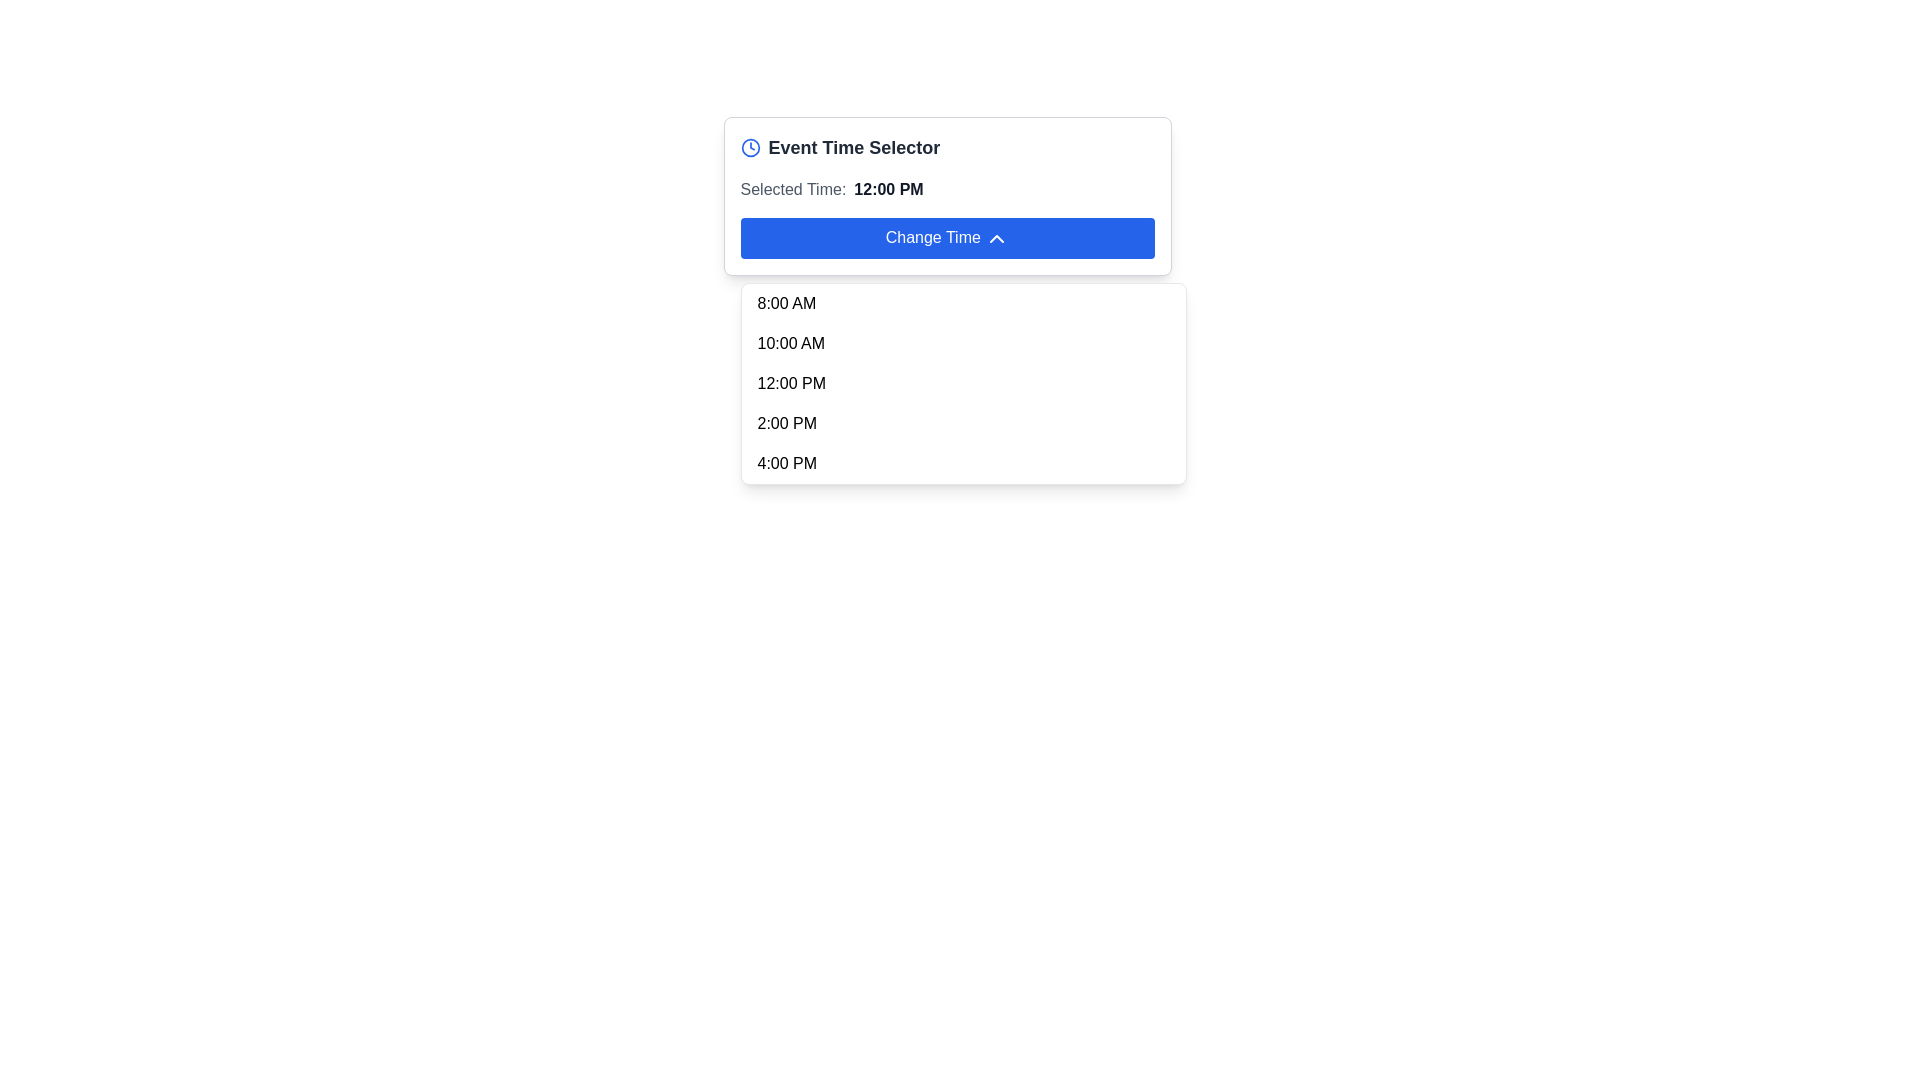 The height and width of the screenshot is (1080, 1920). What do you see at coordinates (963, 342) in the screenshot?
I see `the second item in the dropdown menu` at bounding box center [963, 342].